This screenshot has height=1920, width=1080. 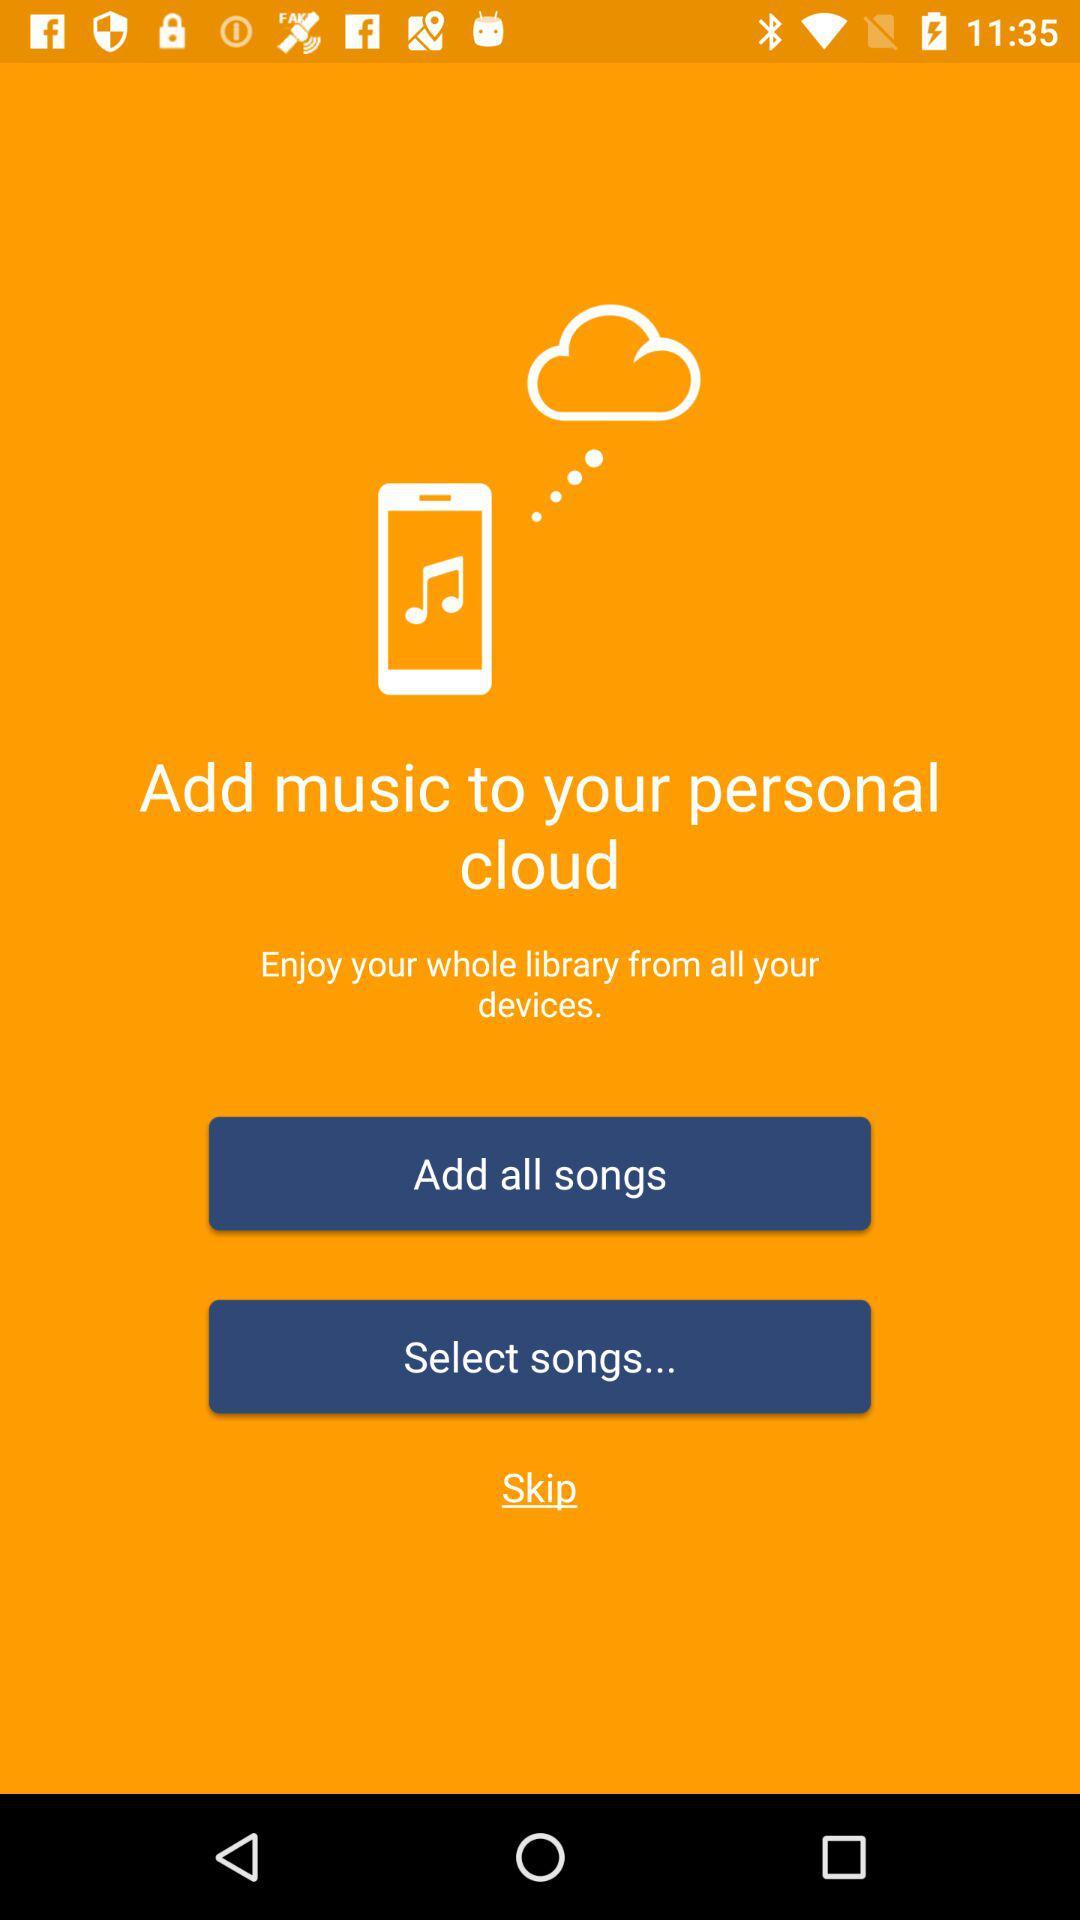 What do you see at coordinates (540, 1360) in the screenshot?
I see `the icon above skip item` at bounding box center [540, 1360].